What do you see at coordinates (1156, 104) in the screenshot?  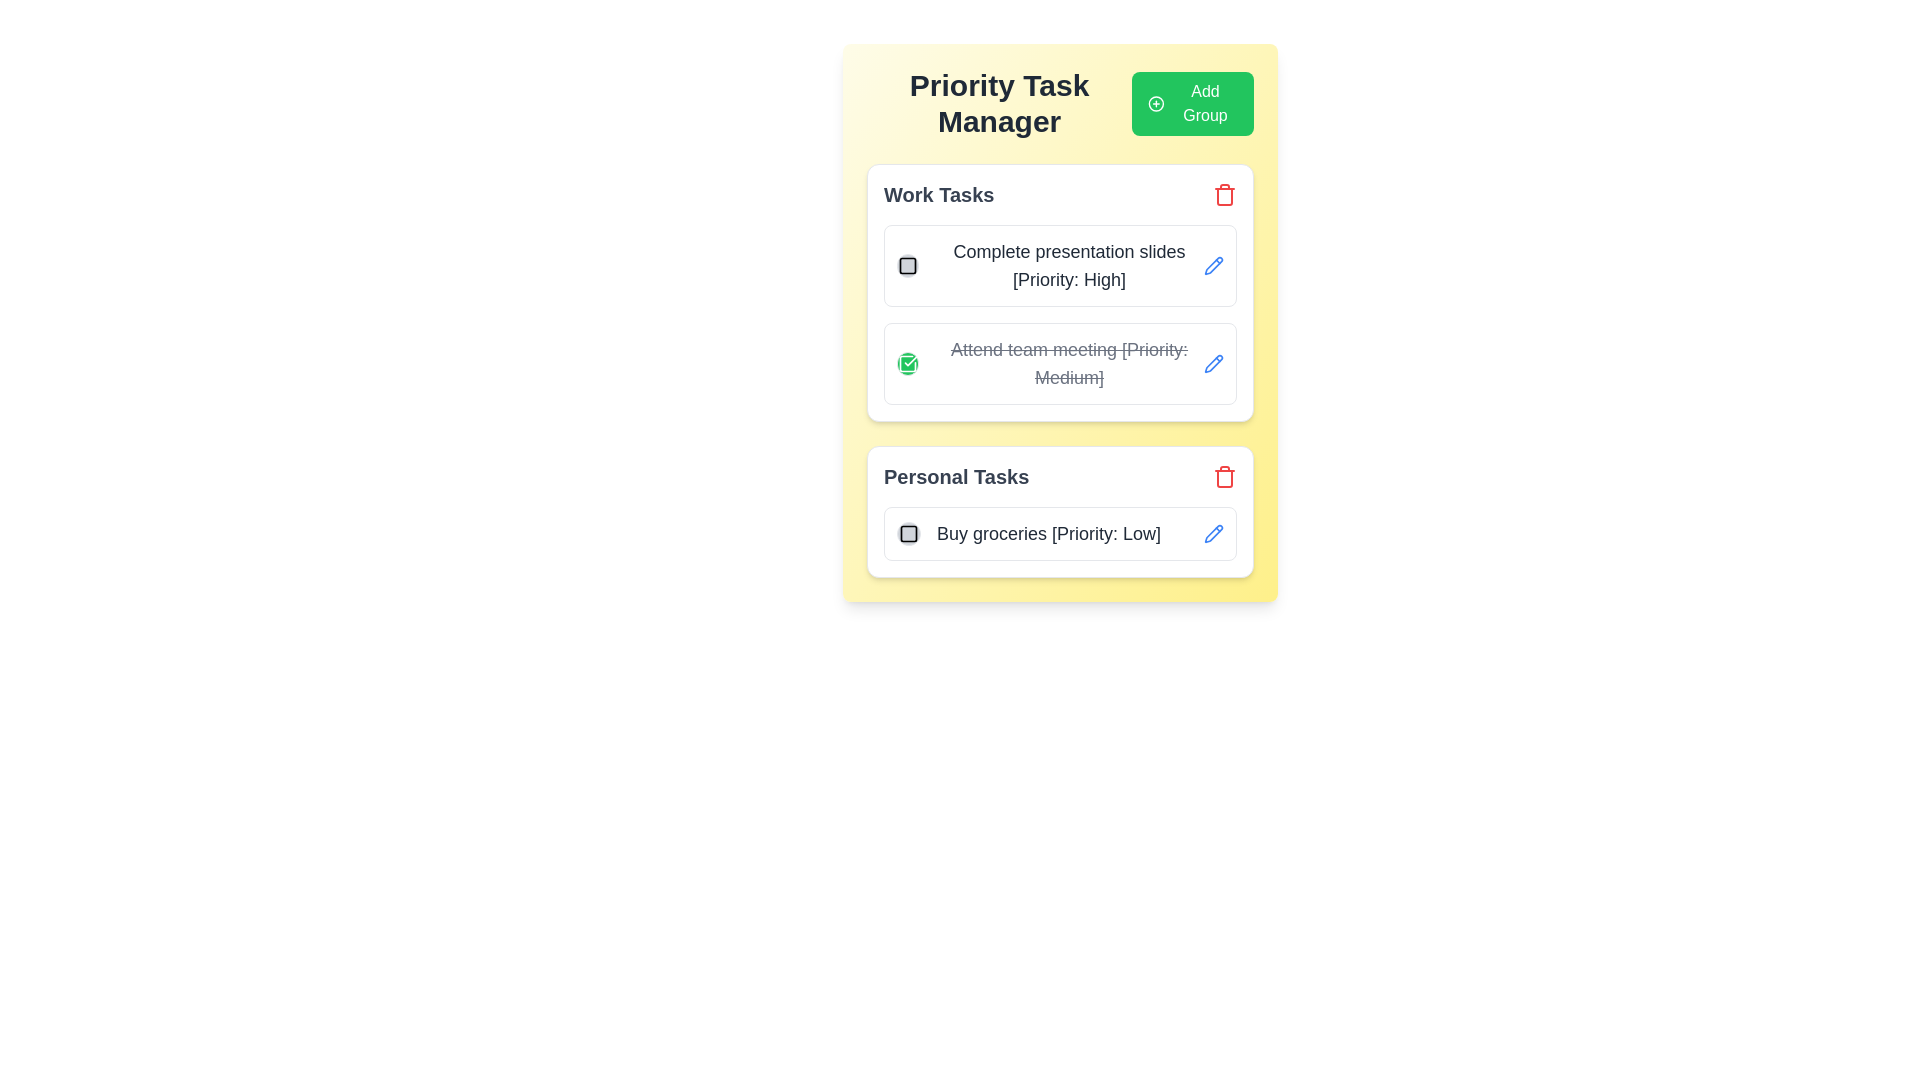 I see `the circular green outline icon within the 'Add Group' button located at the top-right of the task manager application` at bounding box center [1156, 104].